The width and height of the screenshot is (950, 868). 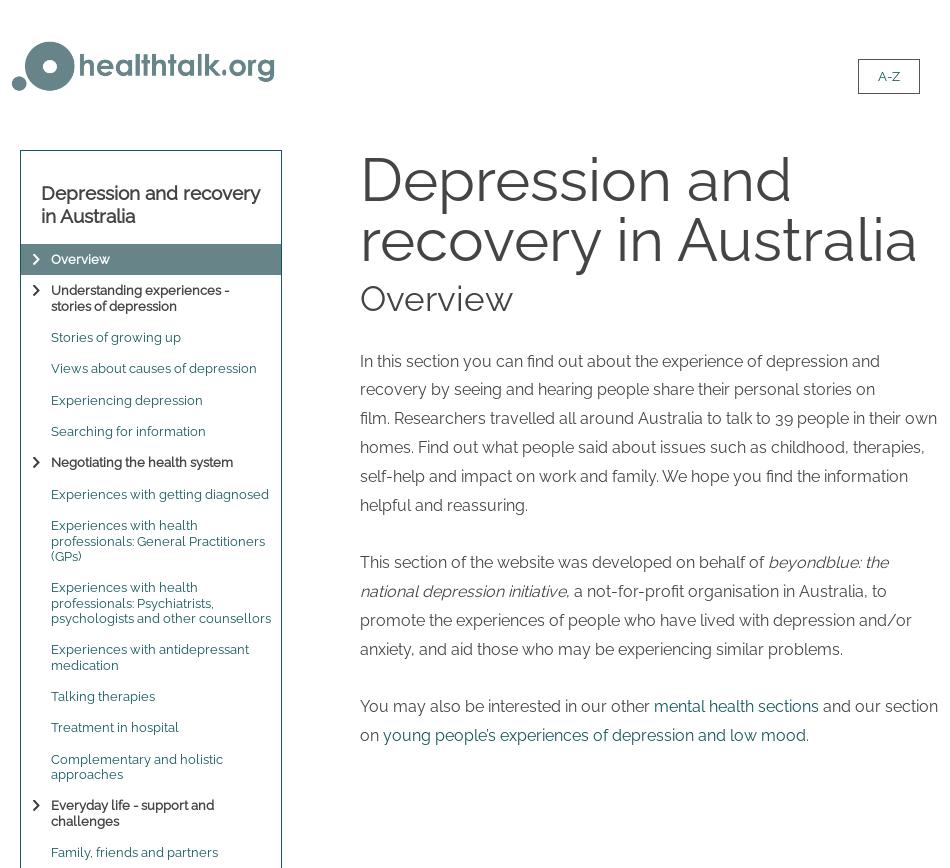 I want to click on 'Complementary and holistic approaches', so click(x=51, y=766).